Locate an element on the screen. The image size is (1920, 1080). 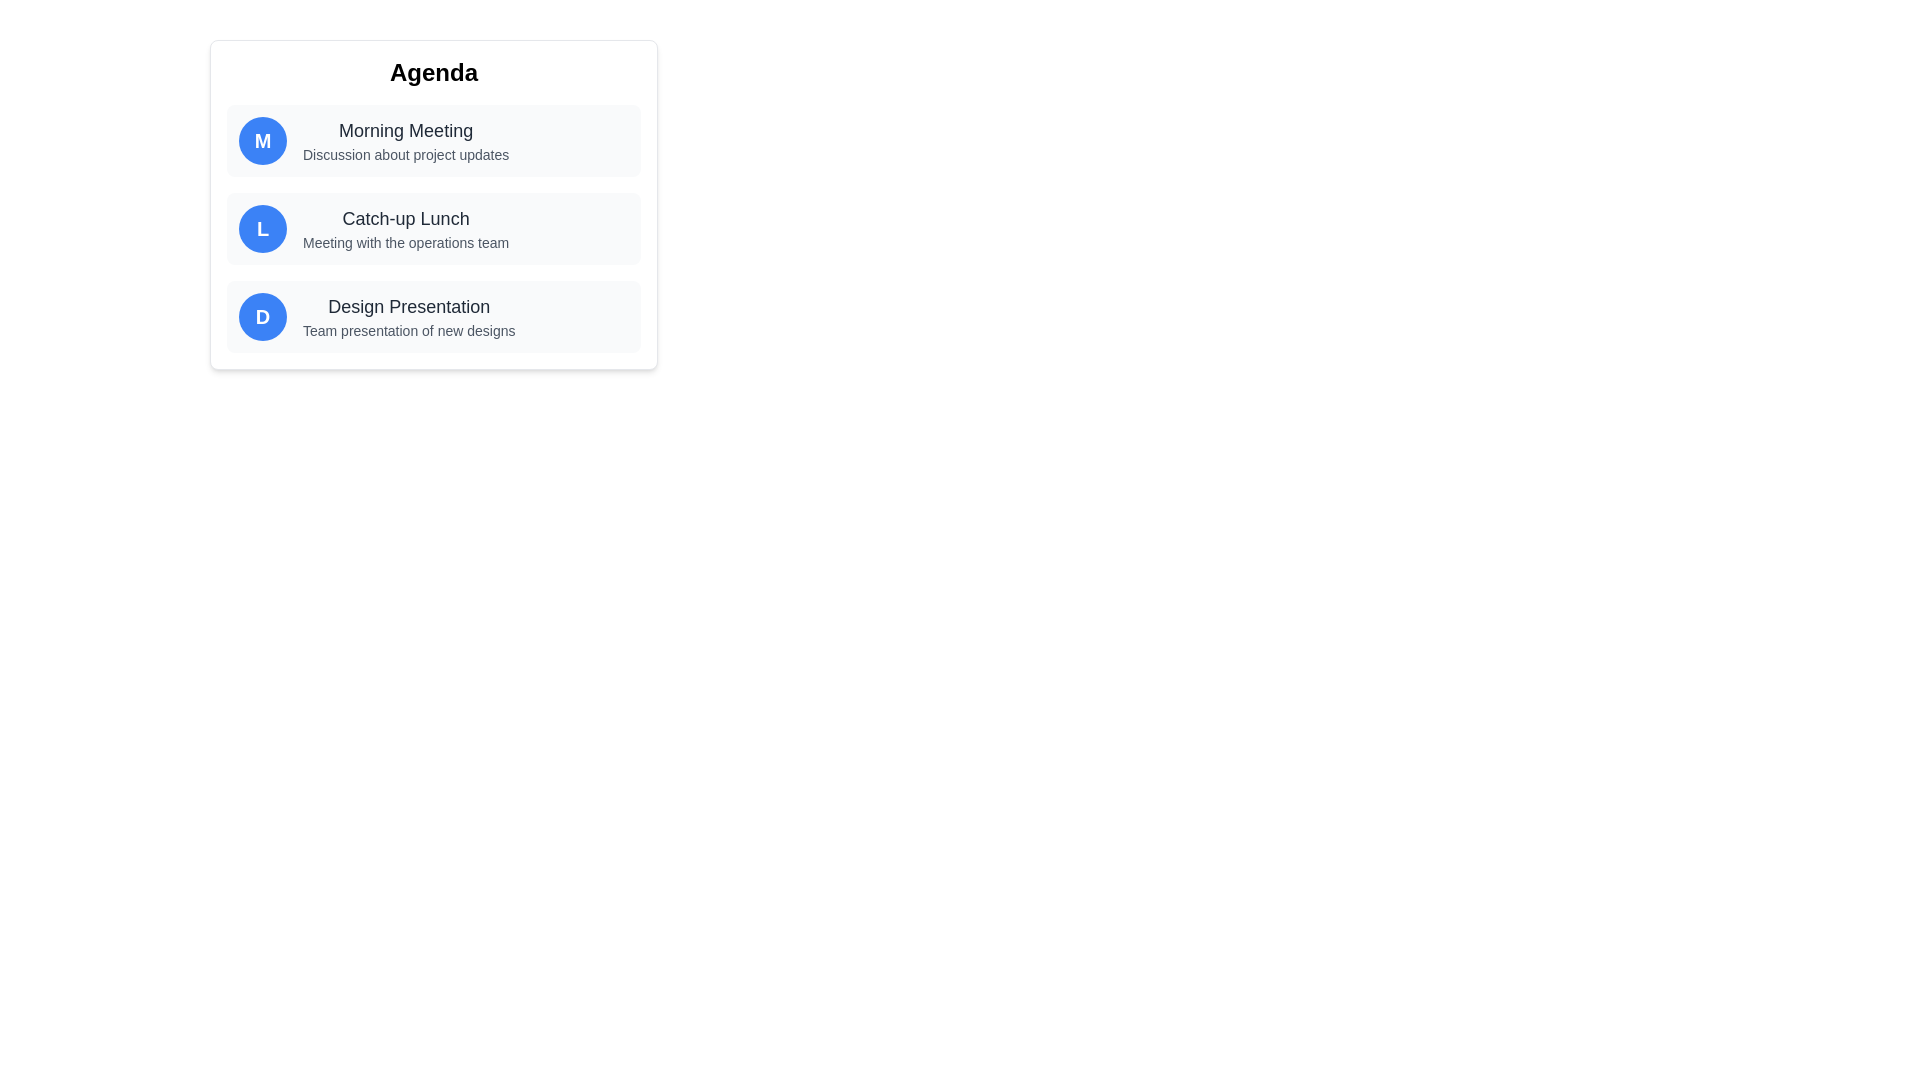
the circular blue badge with a white 'L' centered within it, located to the left of the text 'Catch-up Lunch' in the second item of the agenda list is located at coordinates (262, 227).